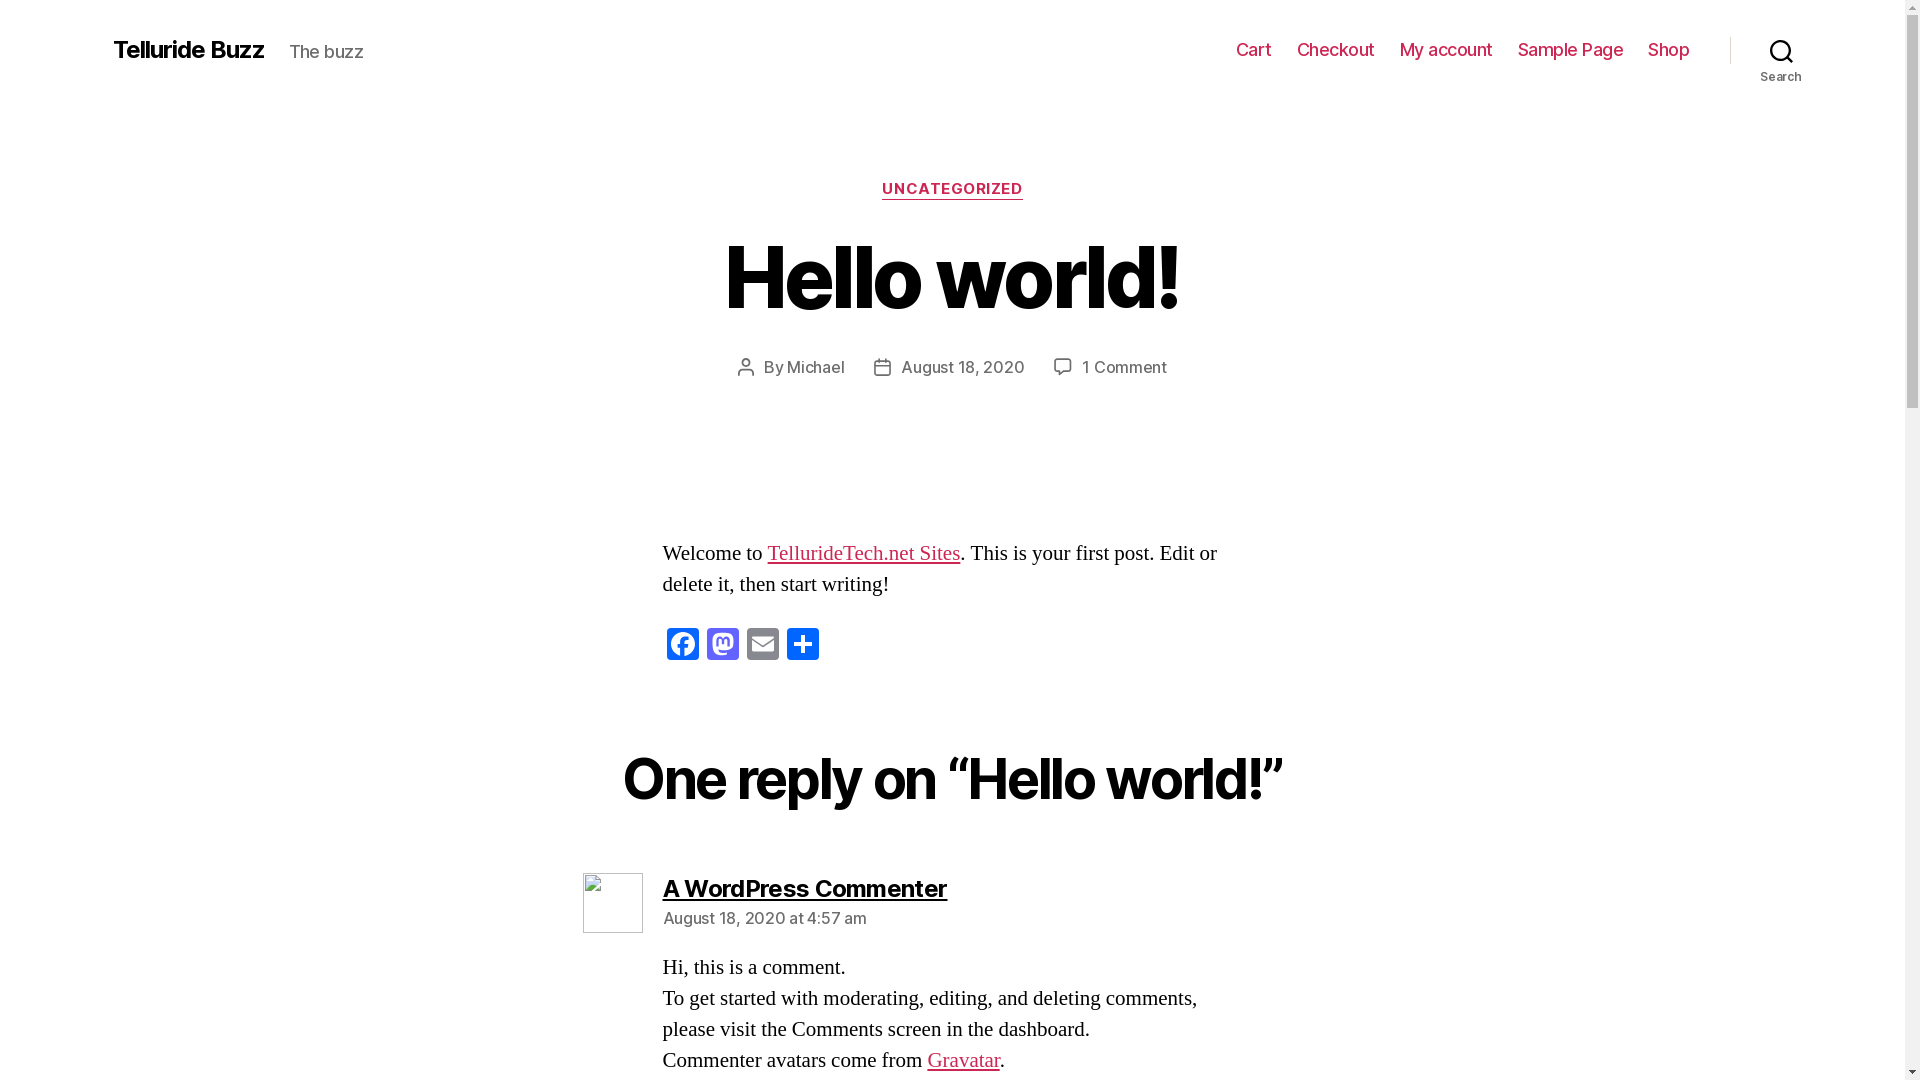 The height and width of the screenshot is (1080, 1920). What do you see at coordinates (962, 366) in the screenshot?
I see `'August 18, 2020'` at bounding box center [962, 366].